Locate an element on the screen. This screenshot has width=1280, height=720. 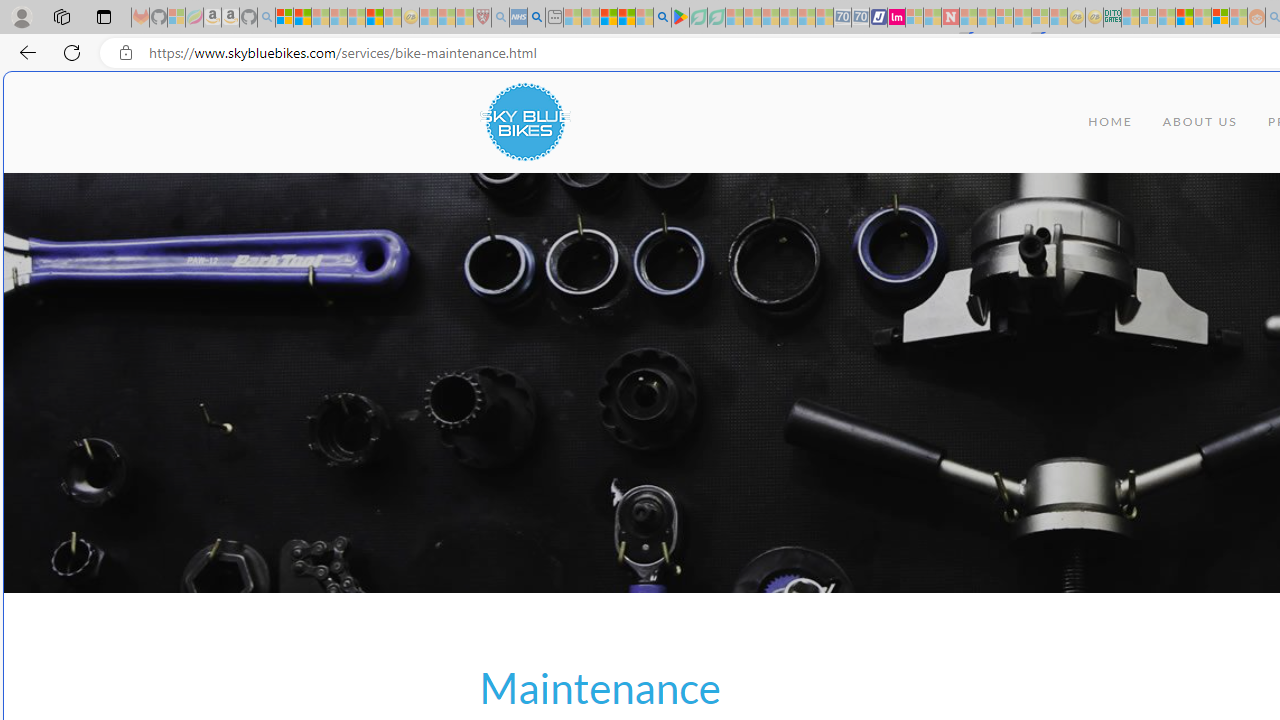
'Robert H. Shmerling, MD - Harvard Health - Sleeping' is located at coordinates (482, 17).